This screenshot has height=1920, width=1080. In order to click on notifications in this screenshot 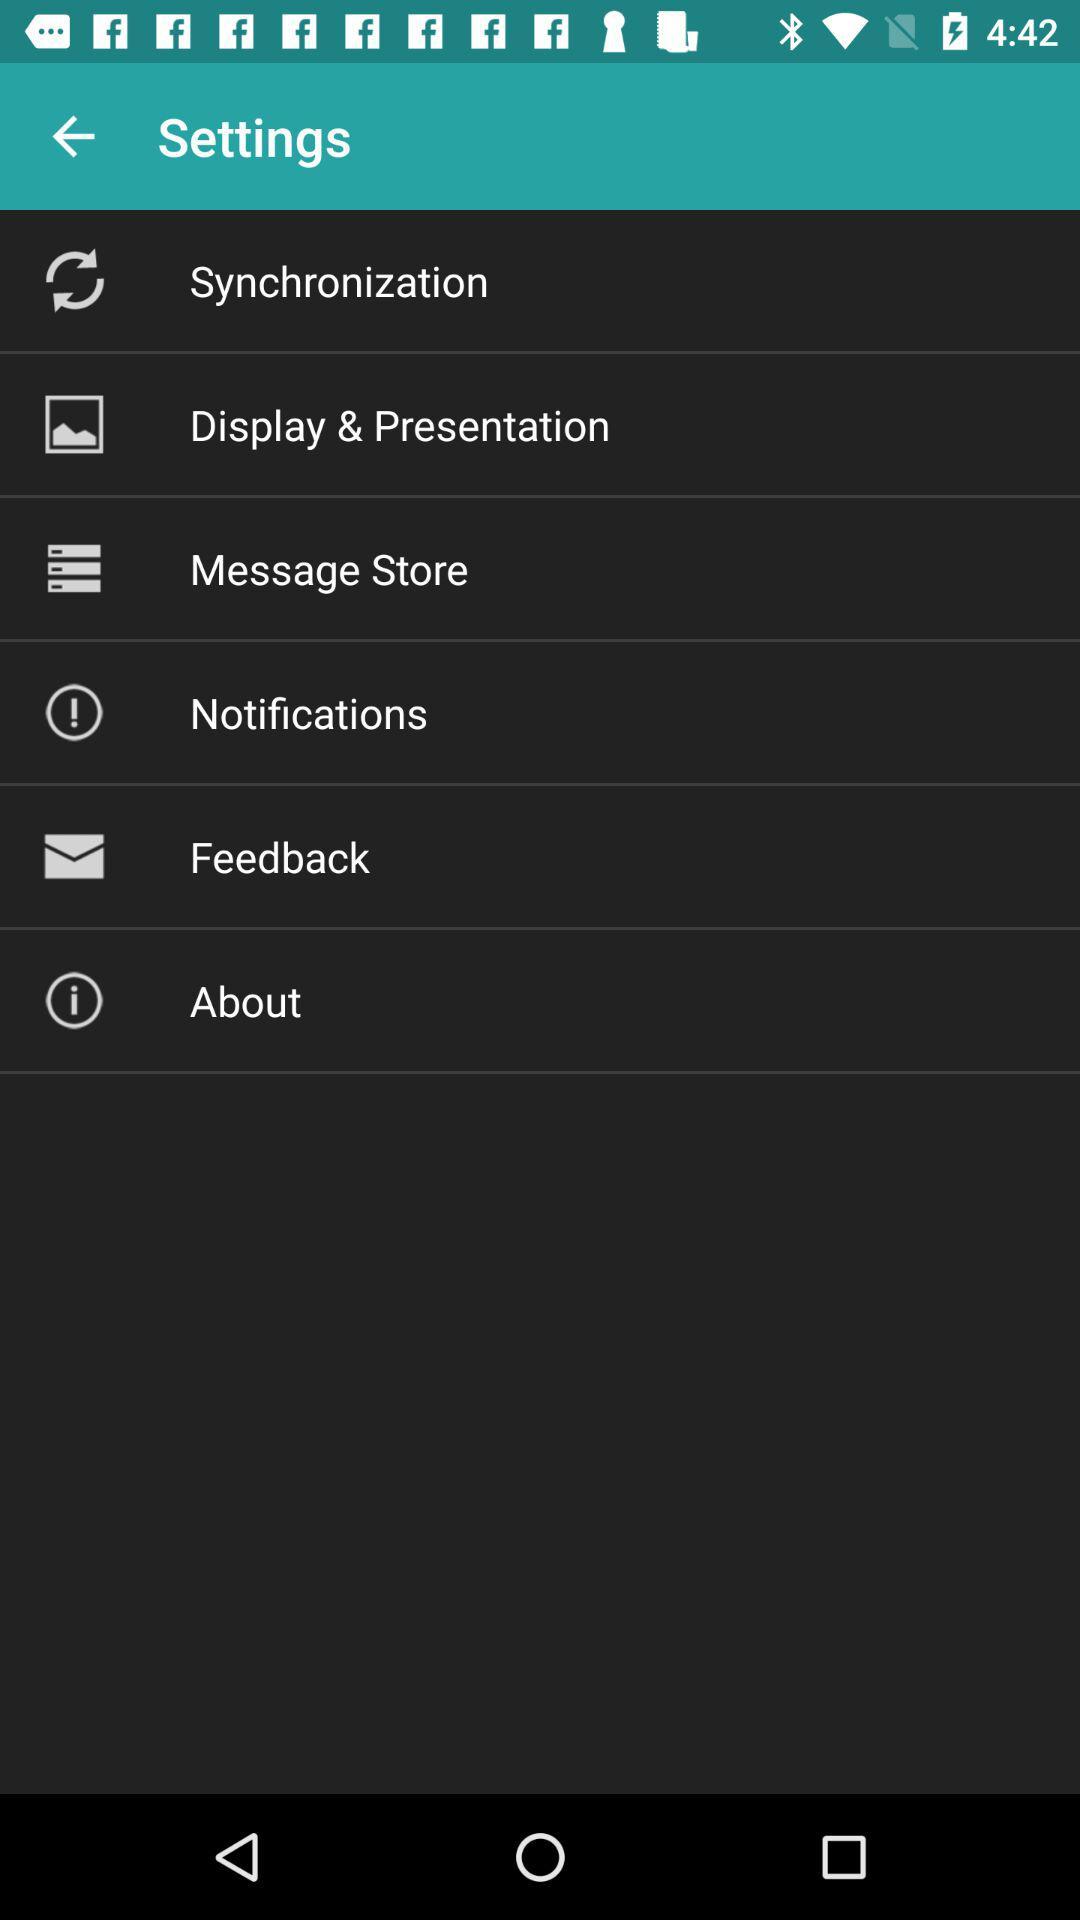, I will do `click(308, 712)`.